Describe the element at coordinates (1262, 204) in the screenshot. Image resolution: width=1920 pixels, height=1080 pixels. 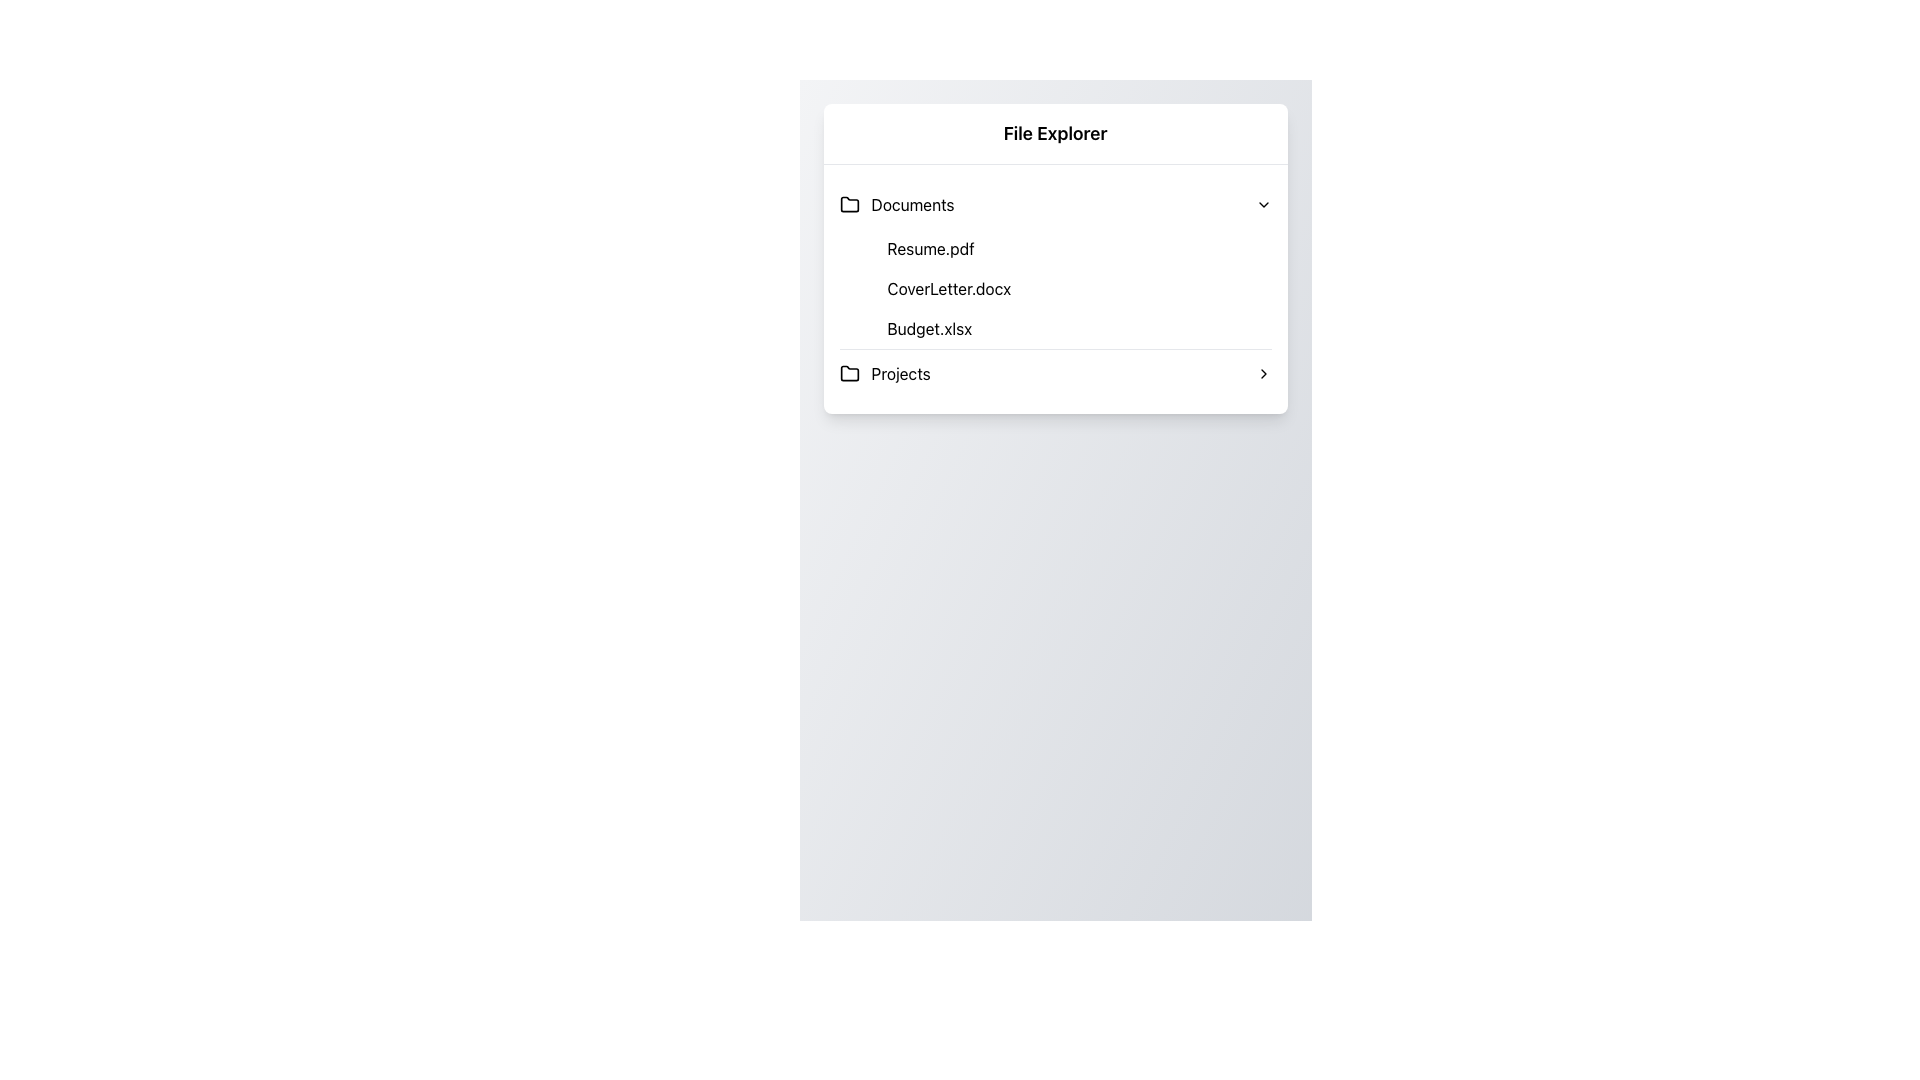
I see `the downward-pointing chevron icon in the far-right section of the 'Documents' row` at that location.